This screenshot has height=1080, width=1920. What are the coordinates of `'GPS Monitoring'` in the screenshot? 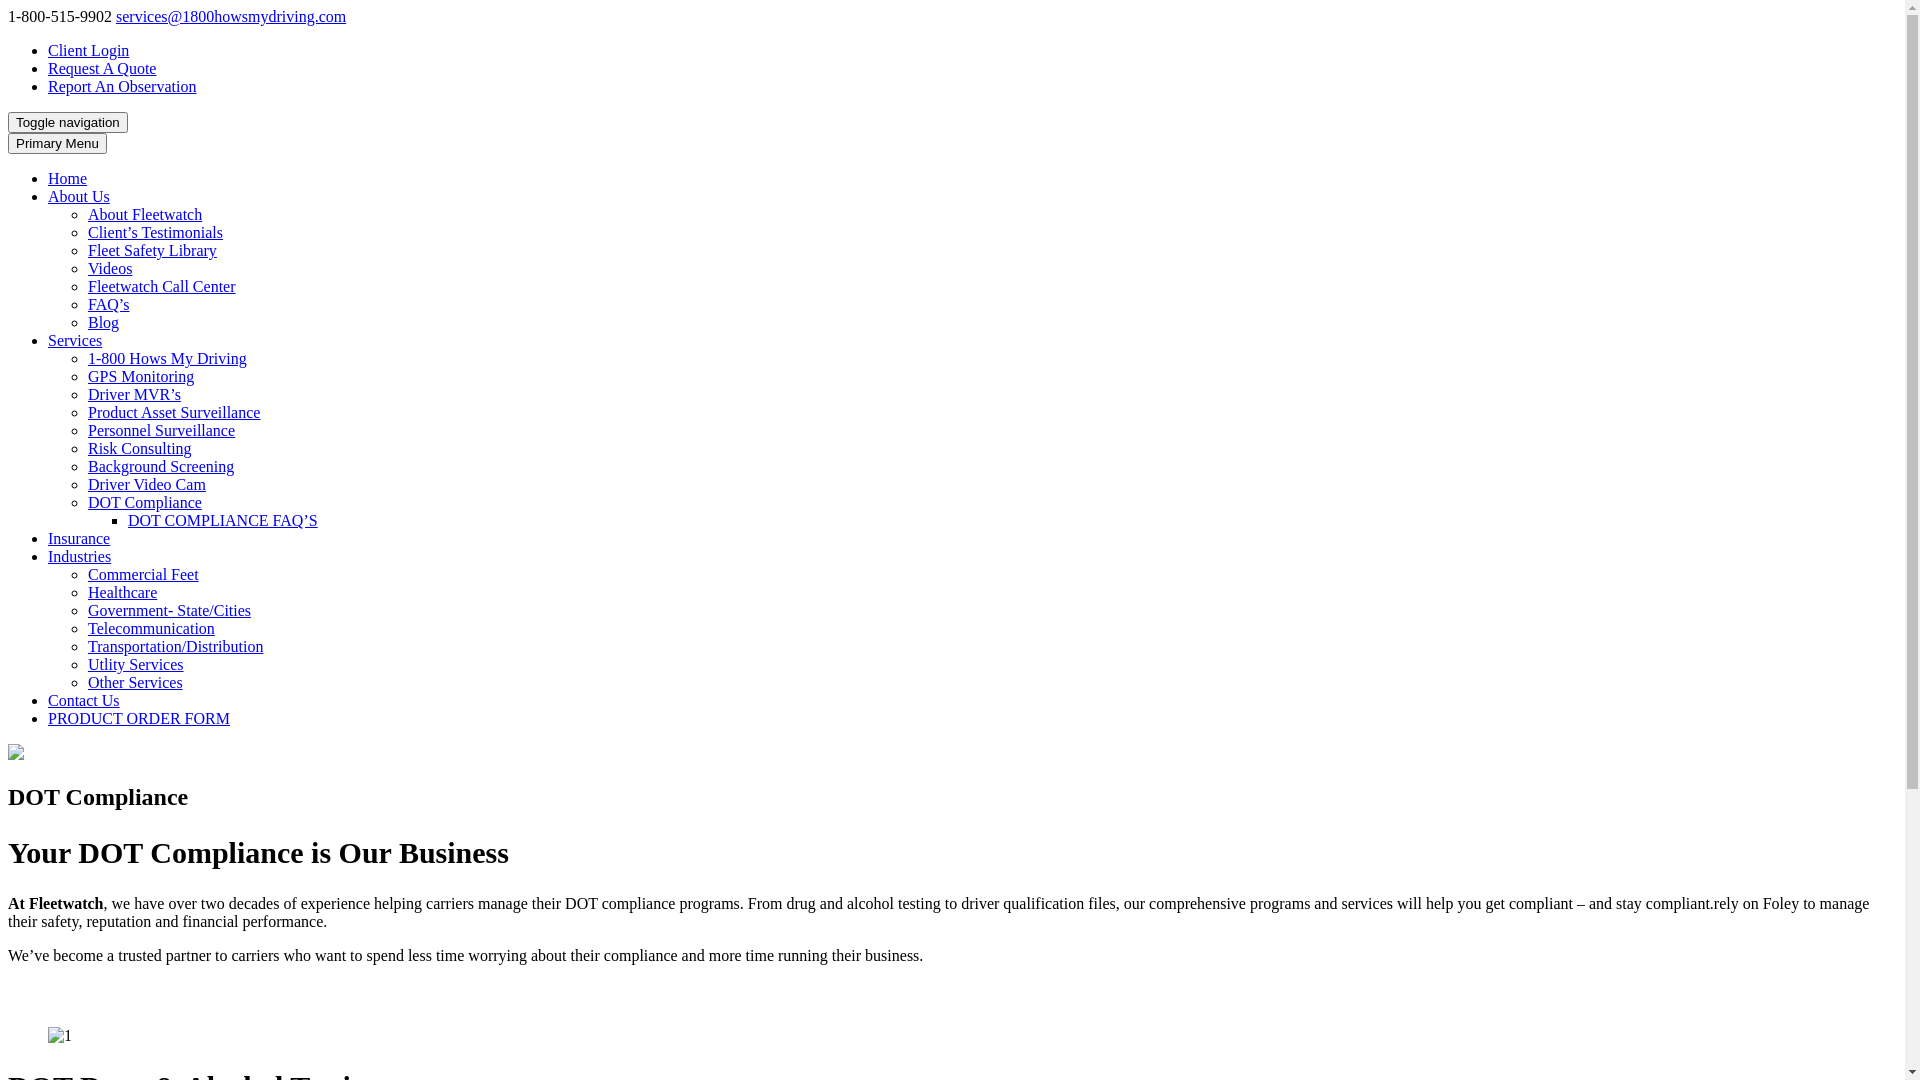 It's located at (139, 376).